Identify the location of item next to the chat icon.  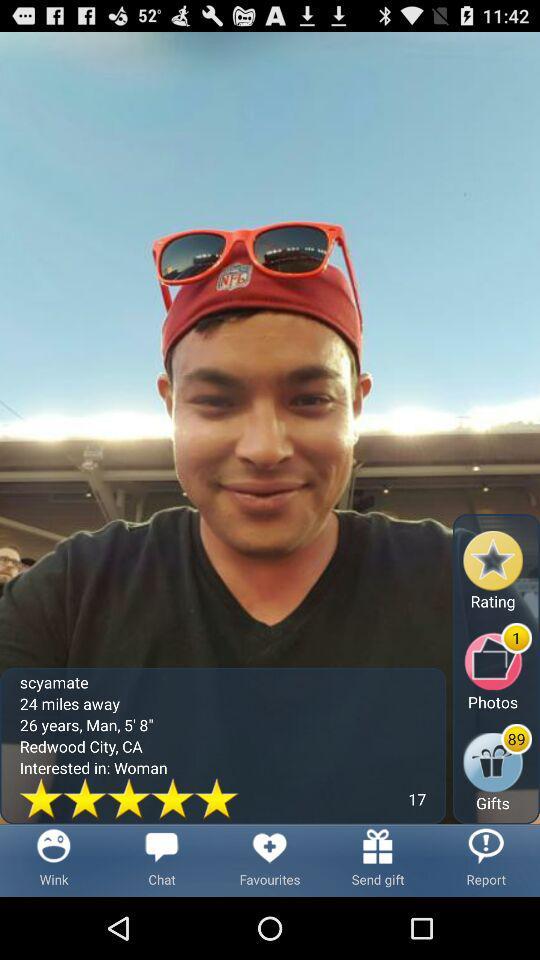
(270, 859).